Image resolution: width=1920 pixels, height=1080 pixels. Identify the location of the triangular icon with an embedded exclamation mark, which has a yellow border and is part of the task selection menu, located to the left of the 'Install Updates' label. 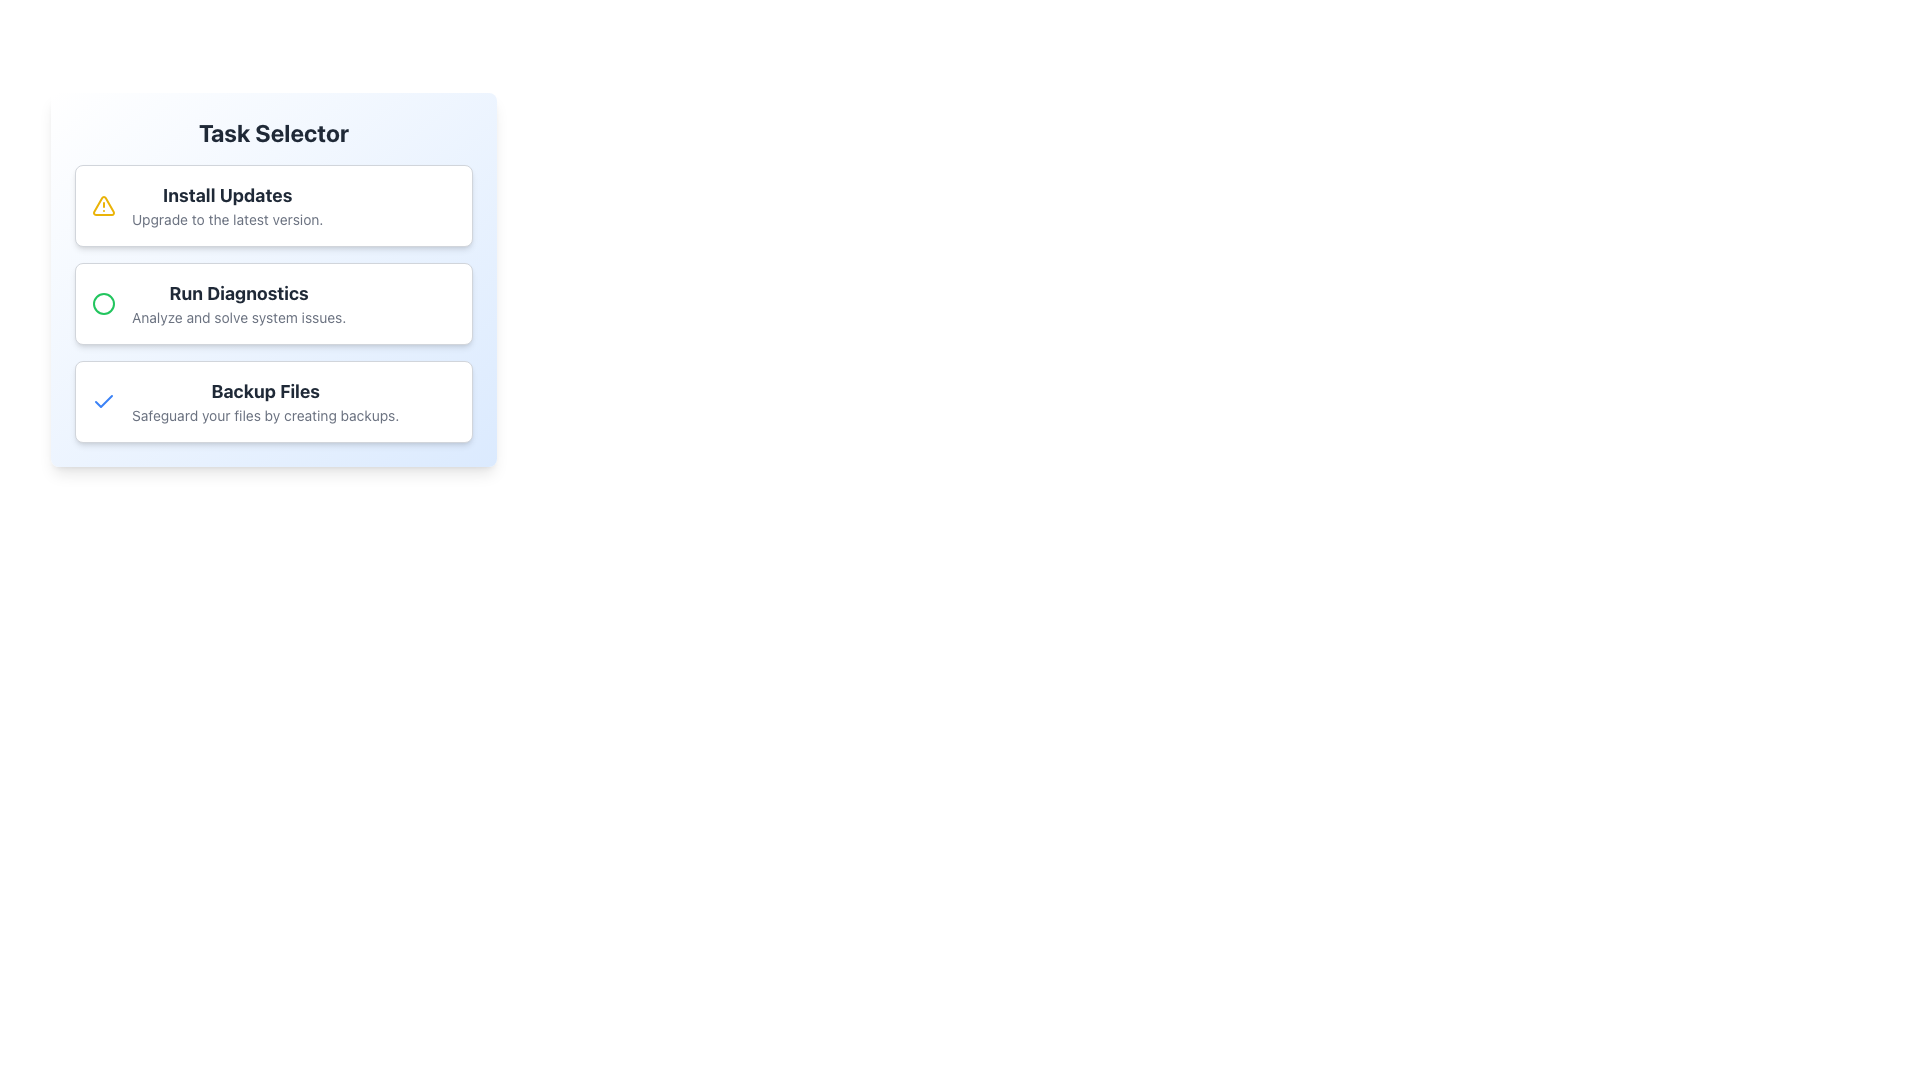
(103, 205).